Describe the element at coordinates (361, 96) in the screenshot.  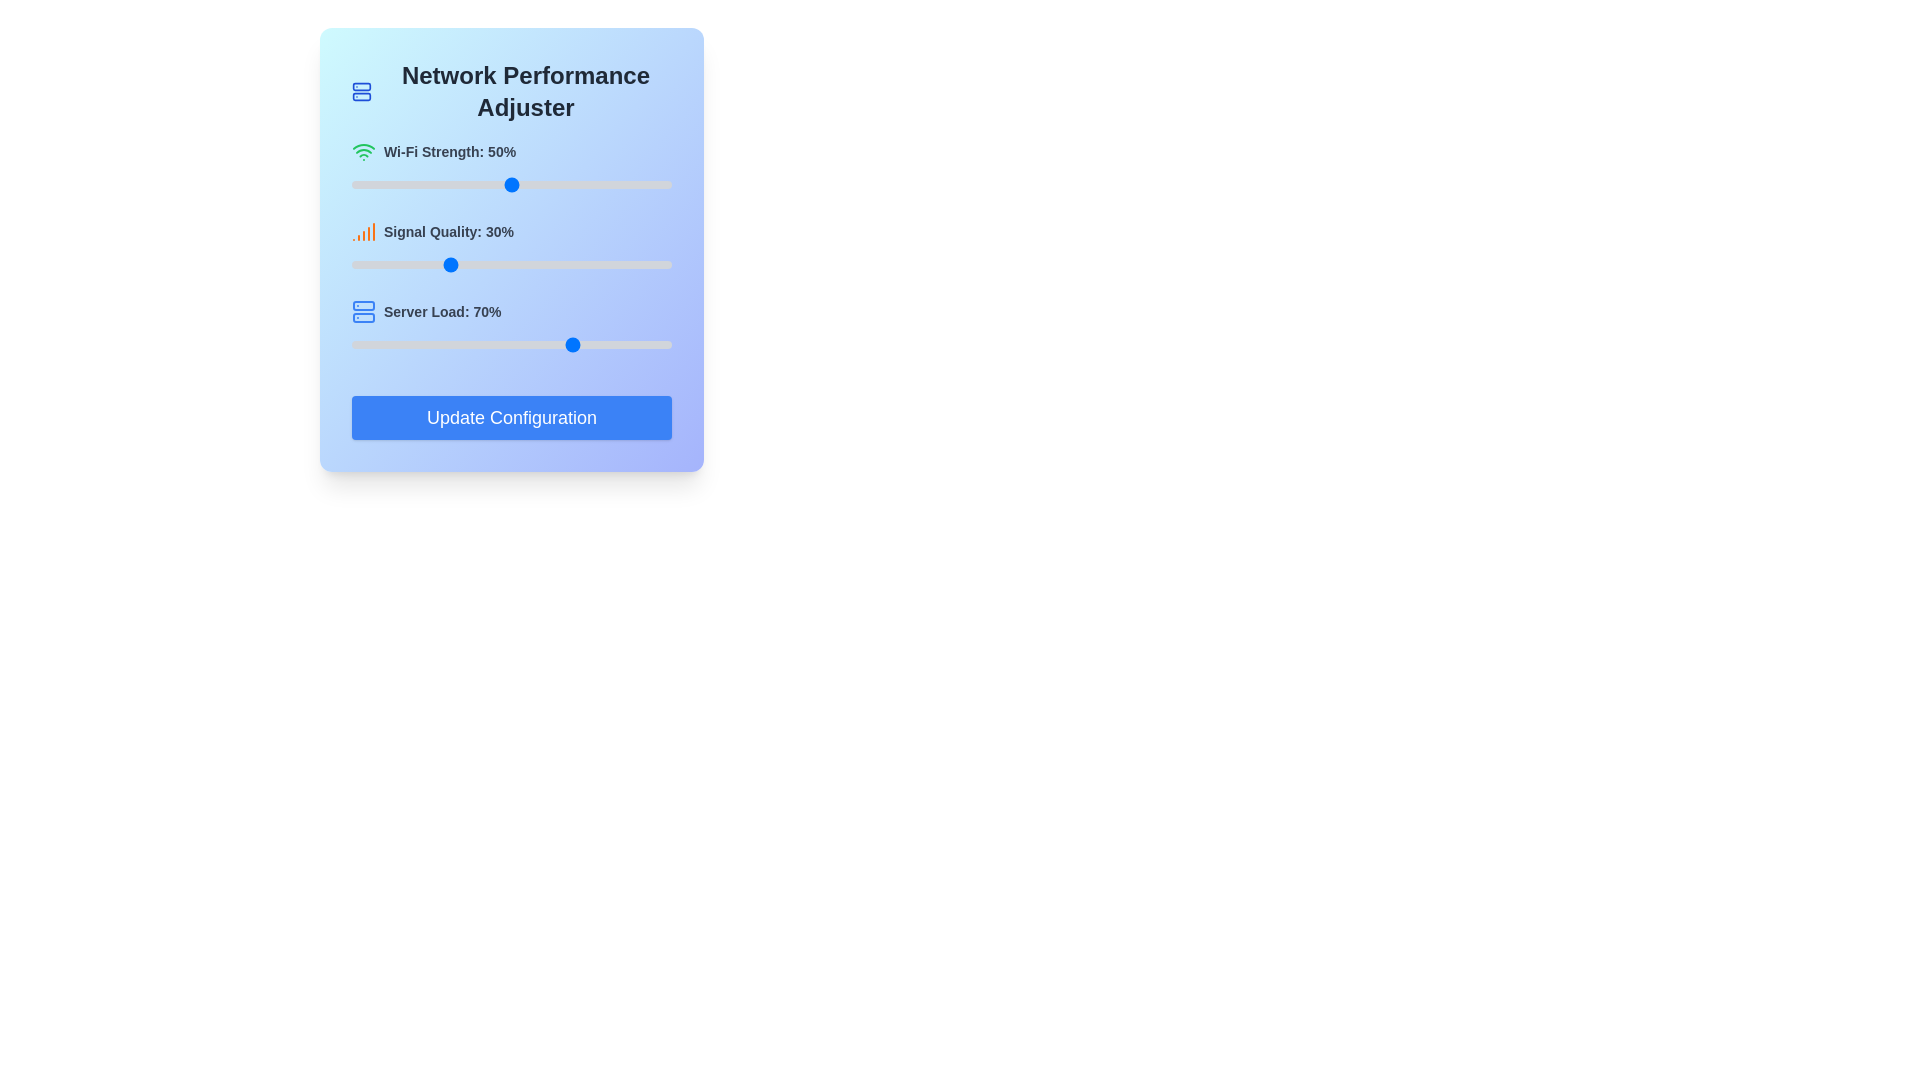
I see `the second blue rectangle located under the server icon in the upper-left corner of the interface` at that location.